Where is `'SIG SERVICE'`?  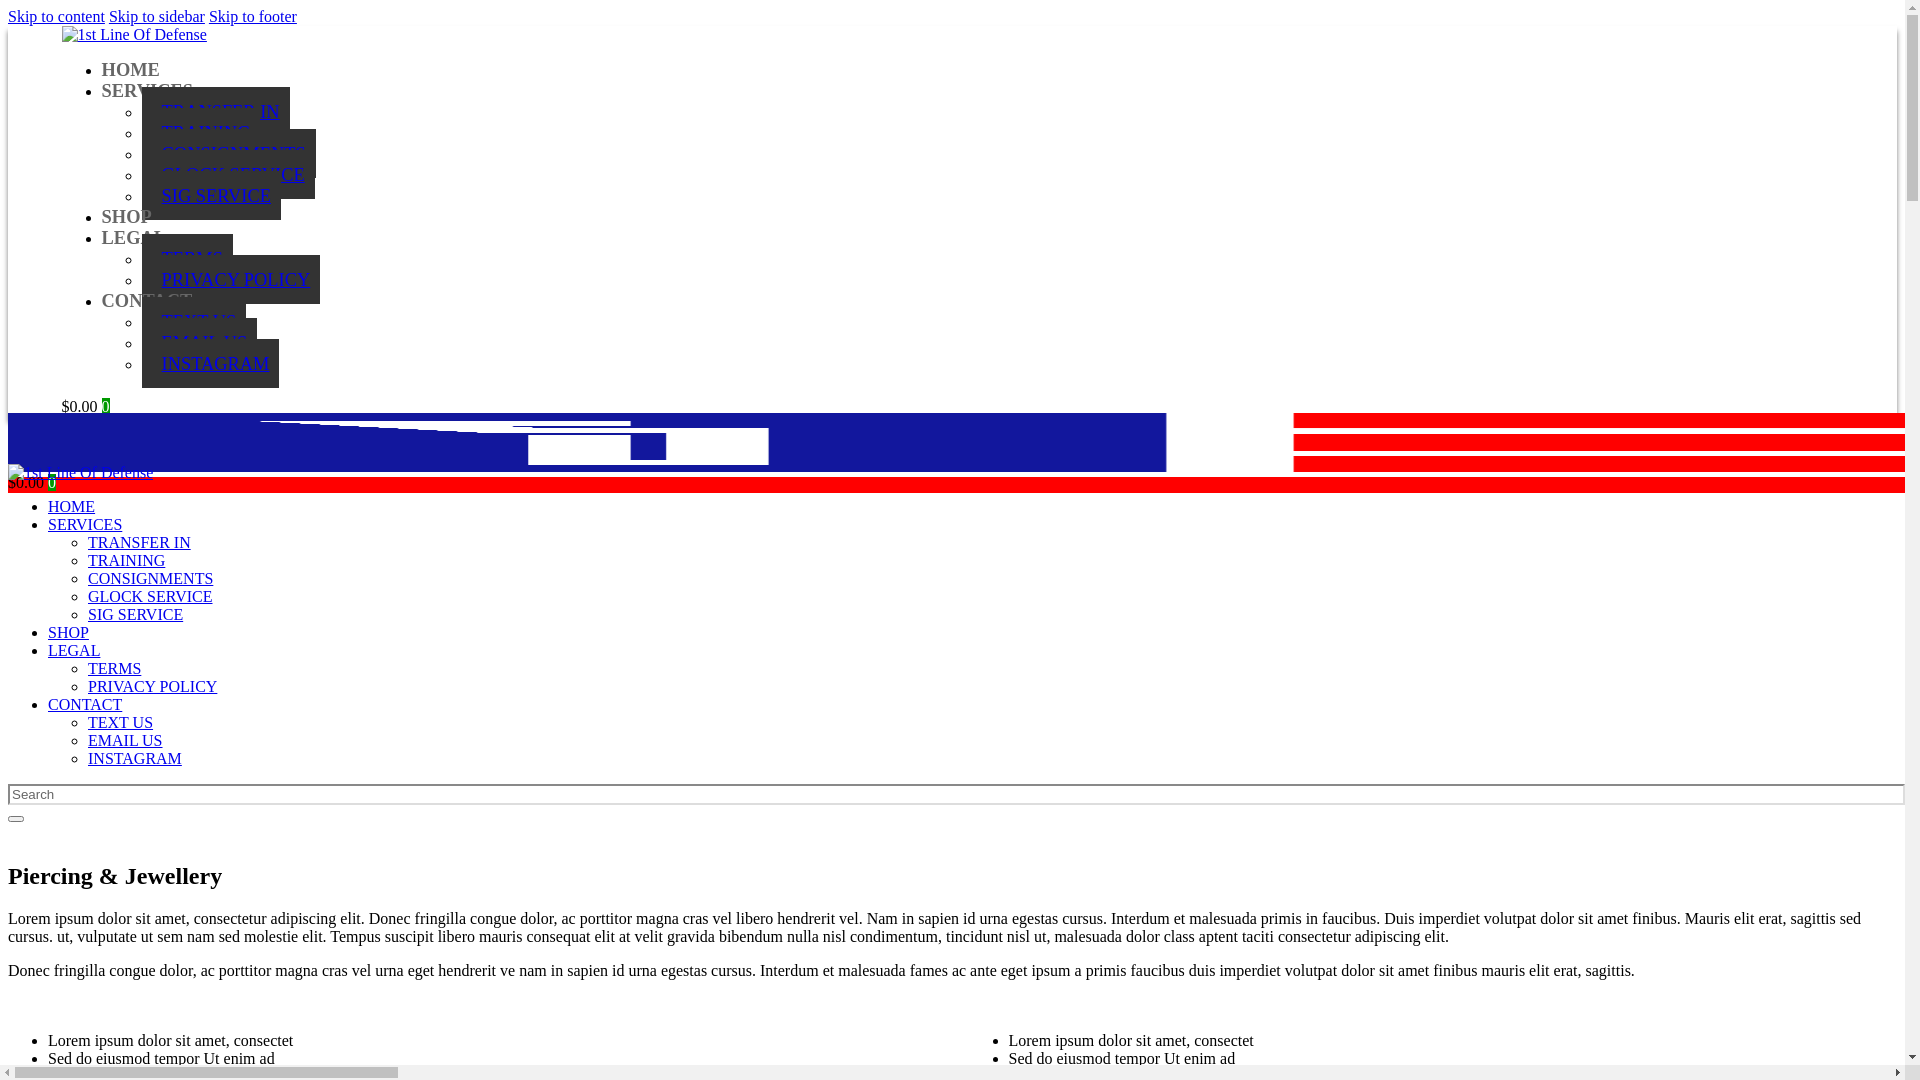
'SIG SERVICE' is located at coordinates (134, 613).